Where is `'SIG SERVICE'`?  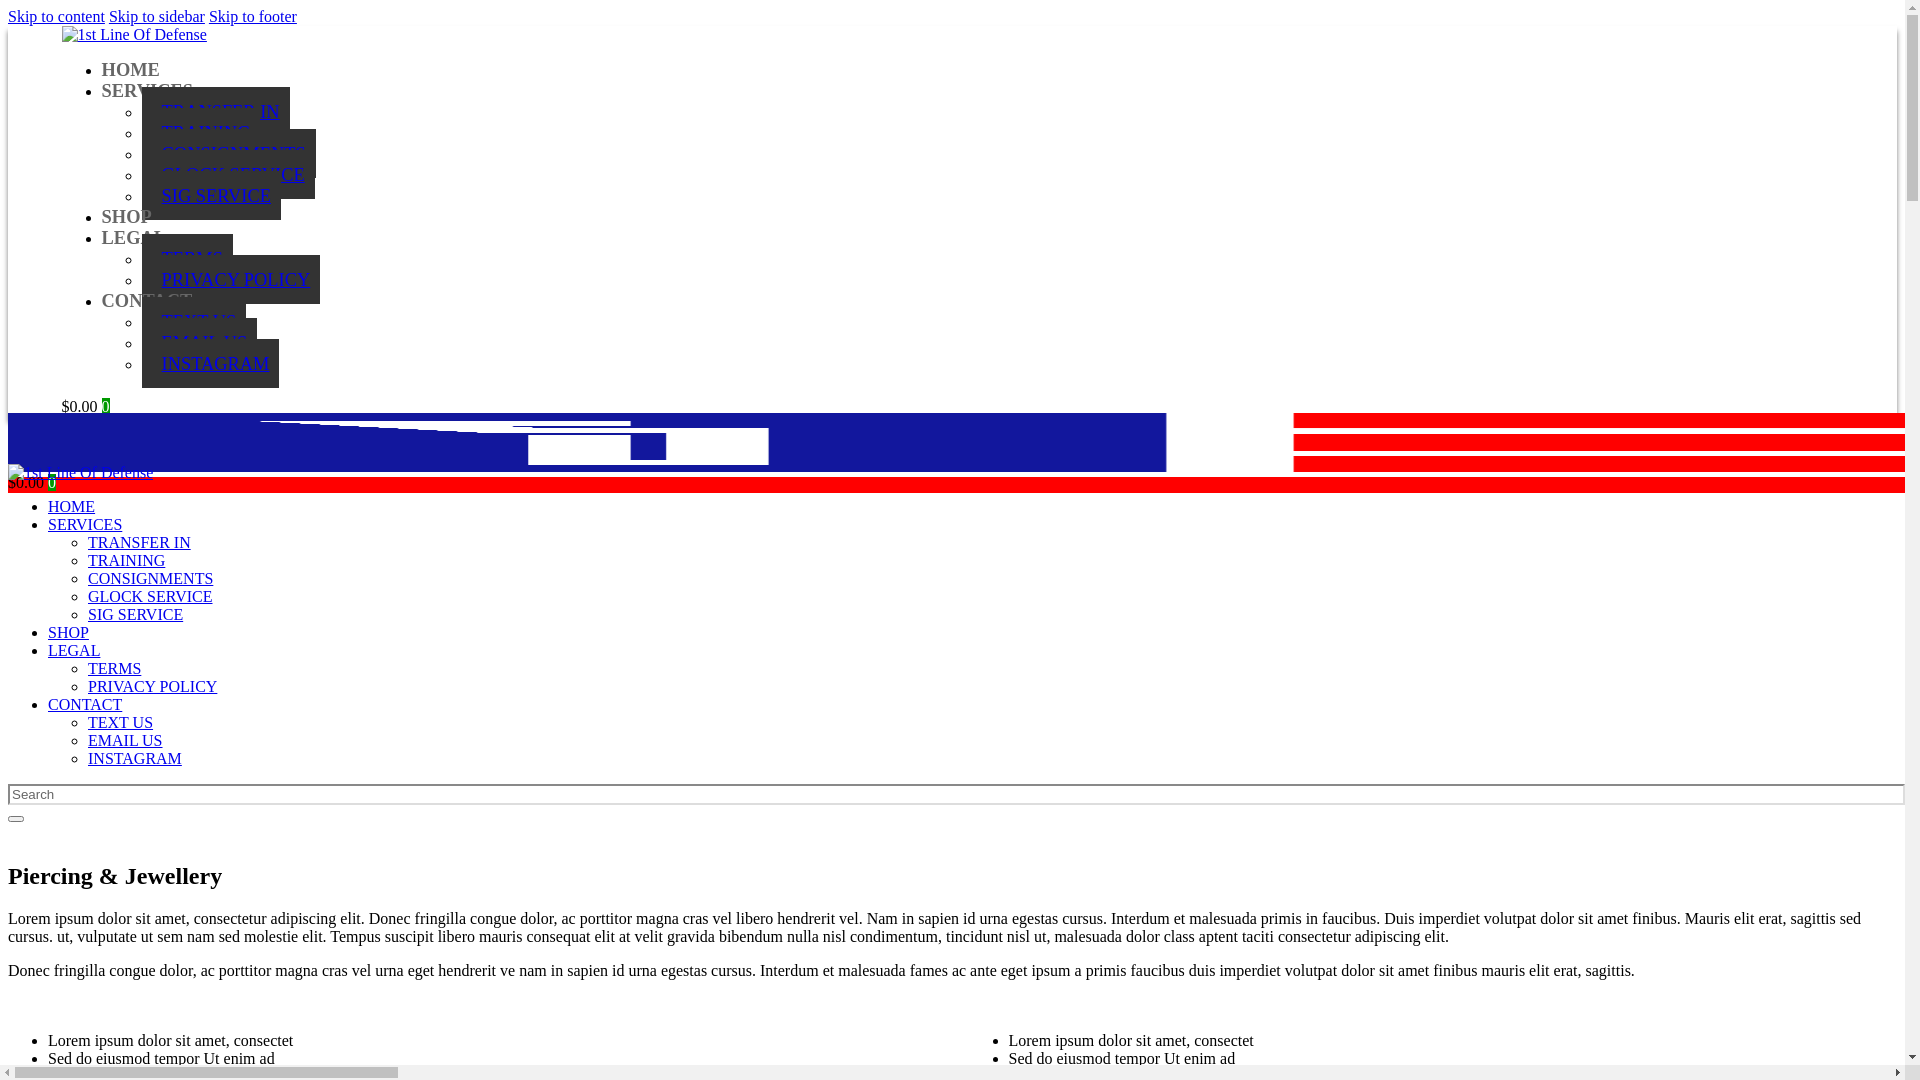
'SIG SERVICE' is located at coordinates (134, 613).